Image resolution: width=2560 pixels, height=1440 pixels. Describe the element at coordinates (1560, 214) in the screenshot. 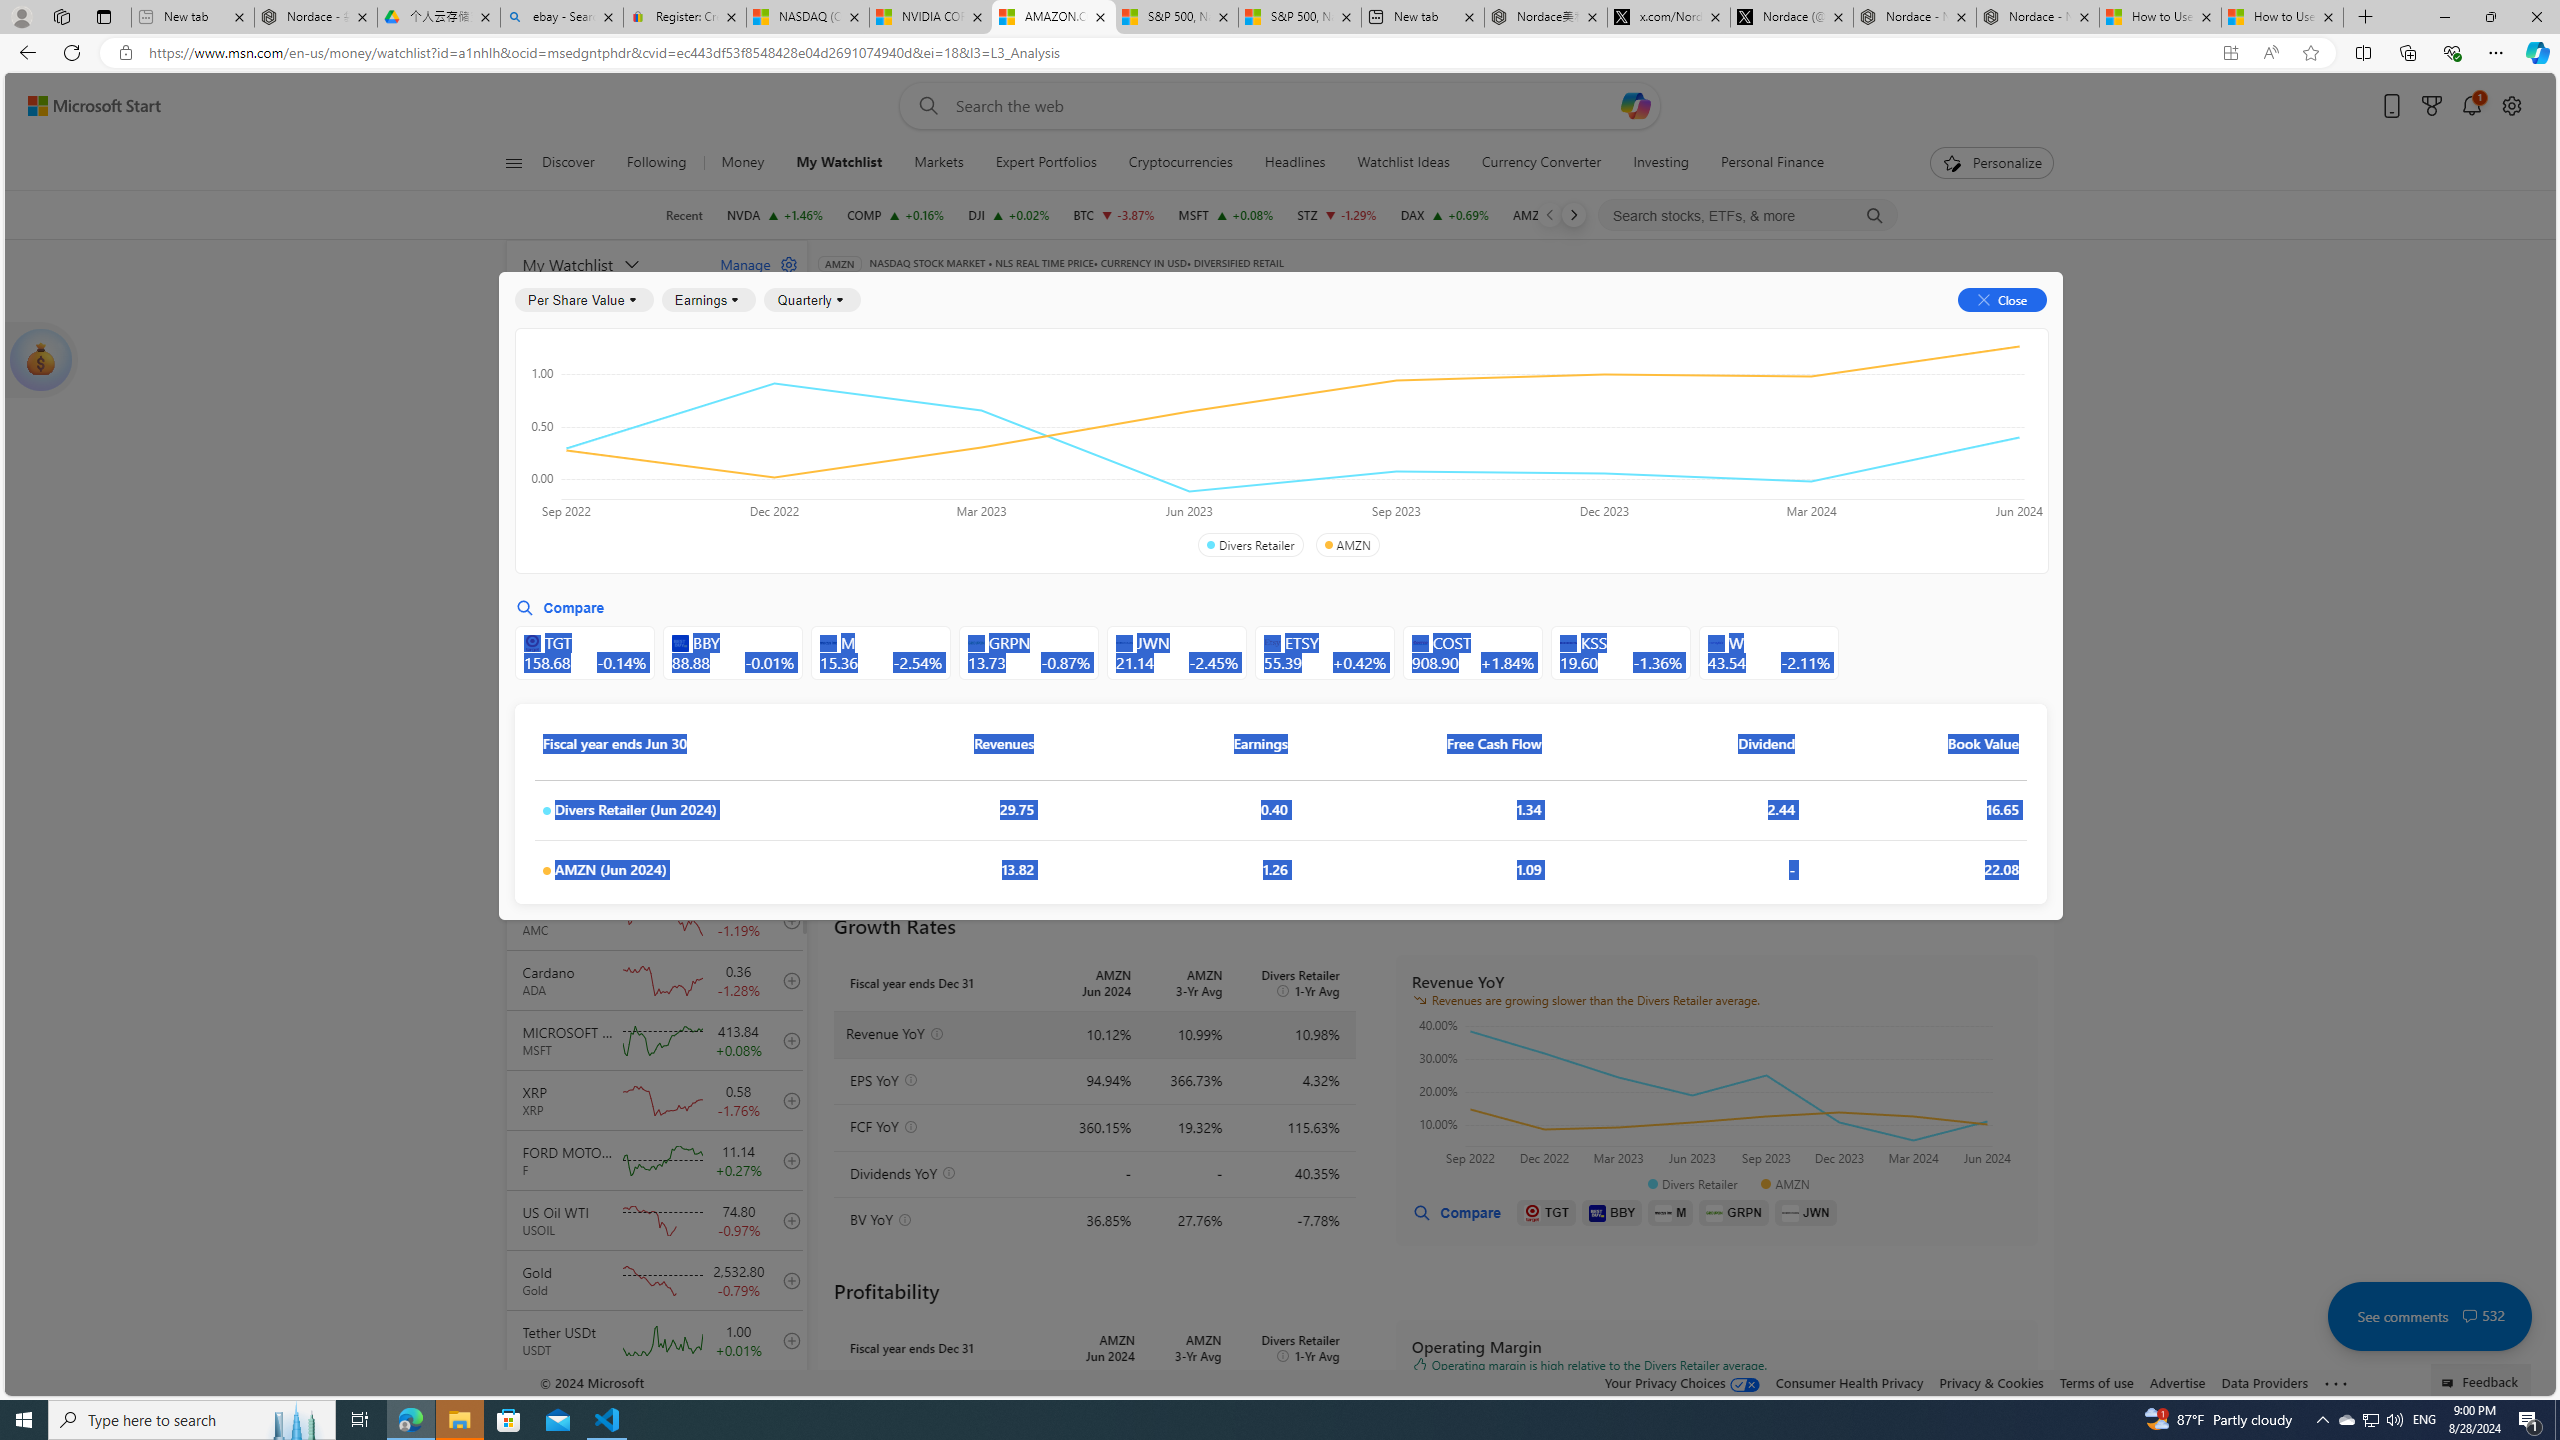

I see `'AMZN AMAZON.COM, INC. decrease 173.12 -2.38 -1.36%'` at that location.